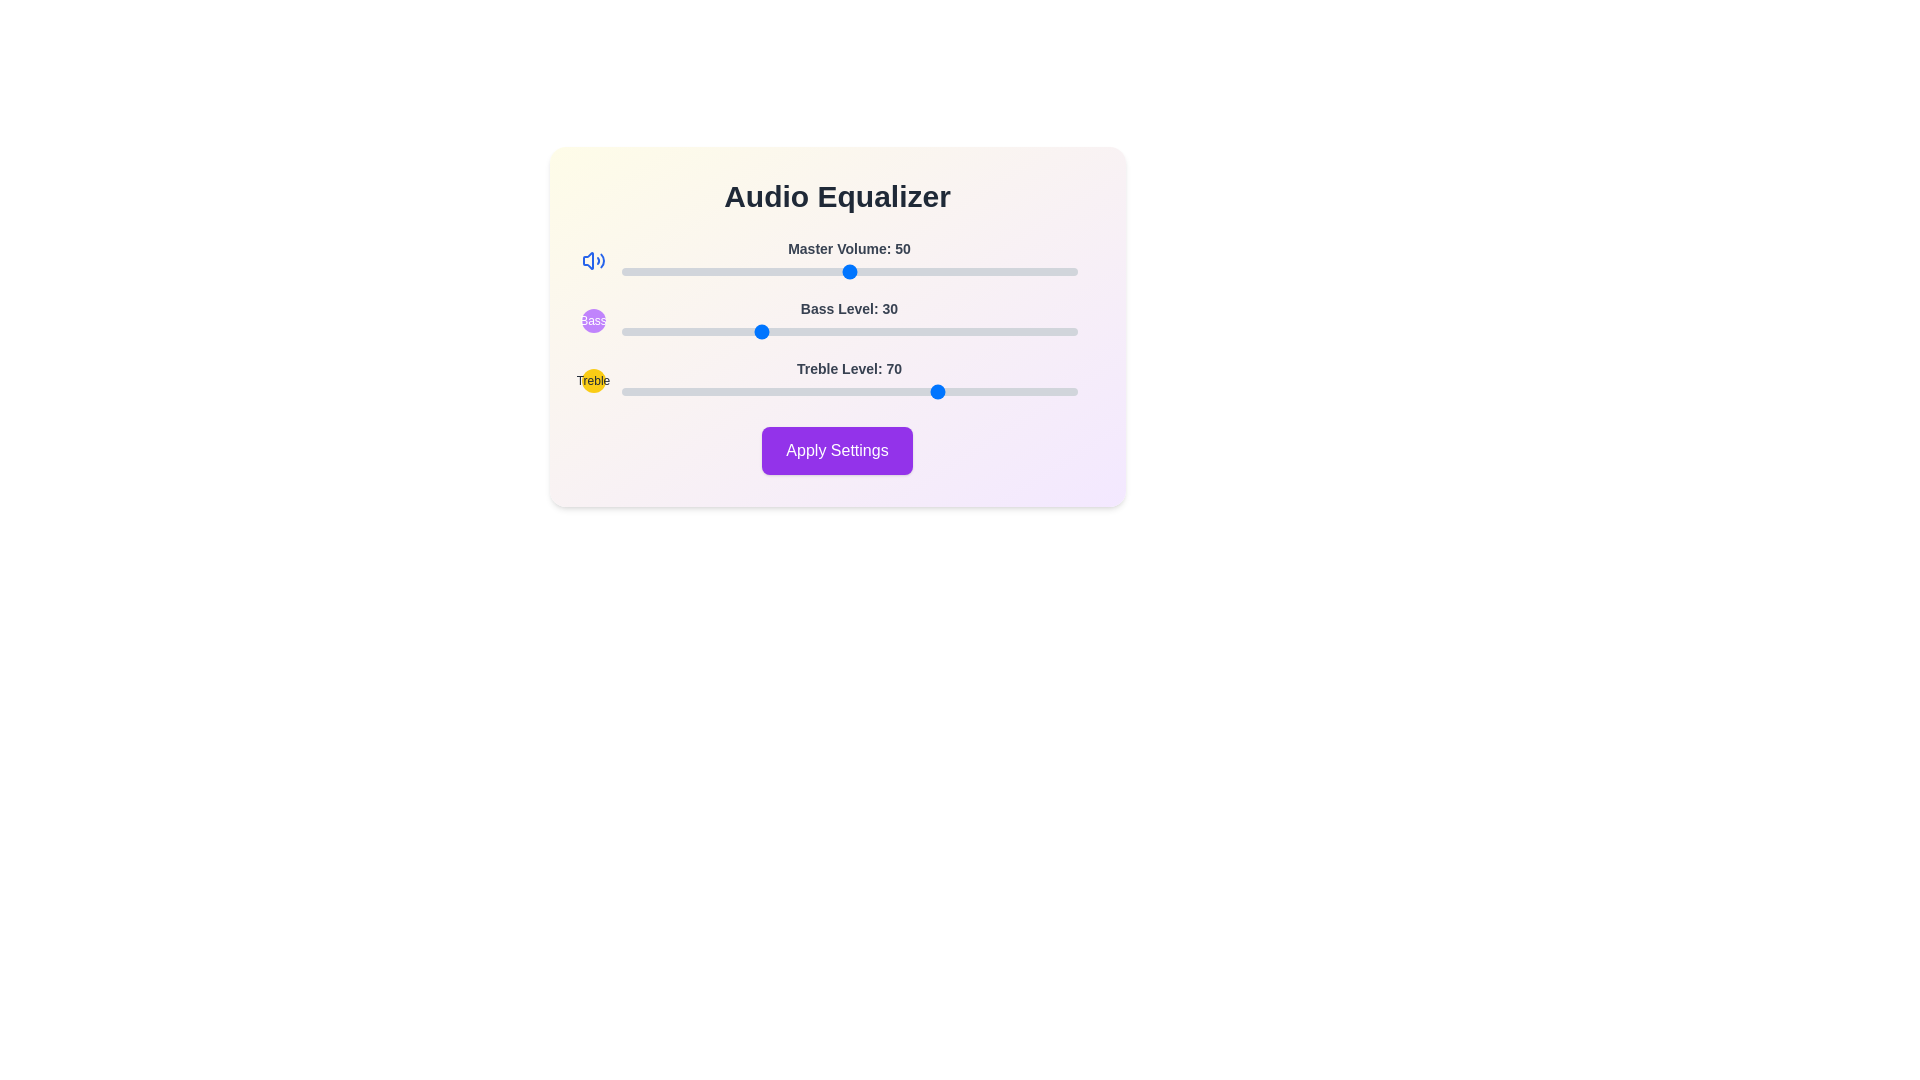 This screenshot has height=1080, width=1920. I want to click on bass level, so click(780, 330).